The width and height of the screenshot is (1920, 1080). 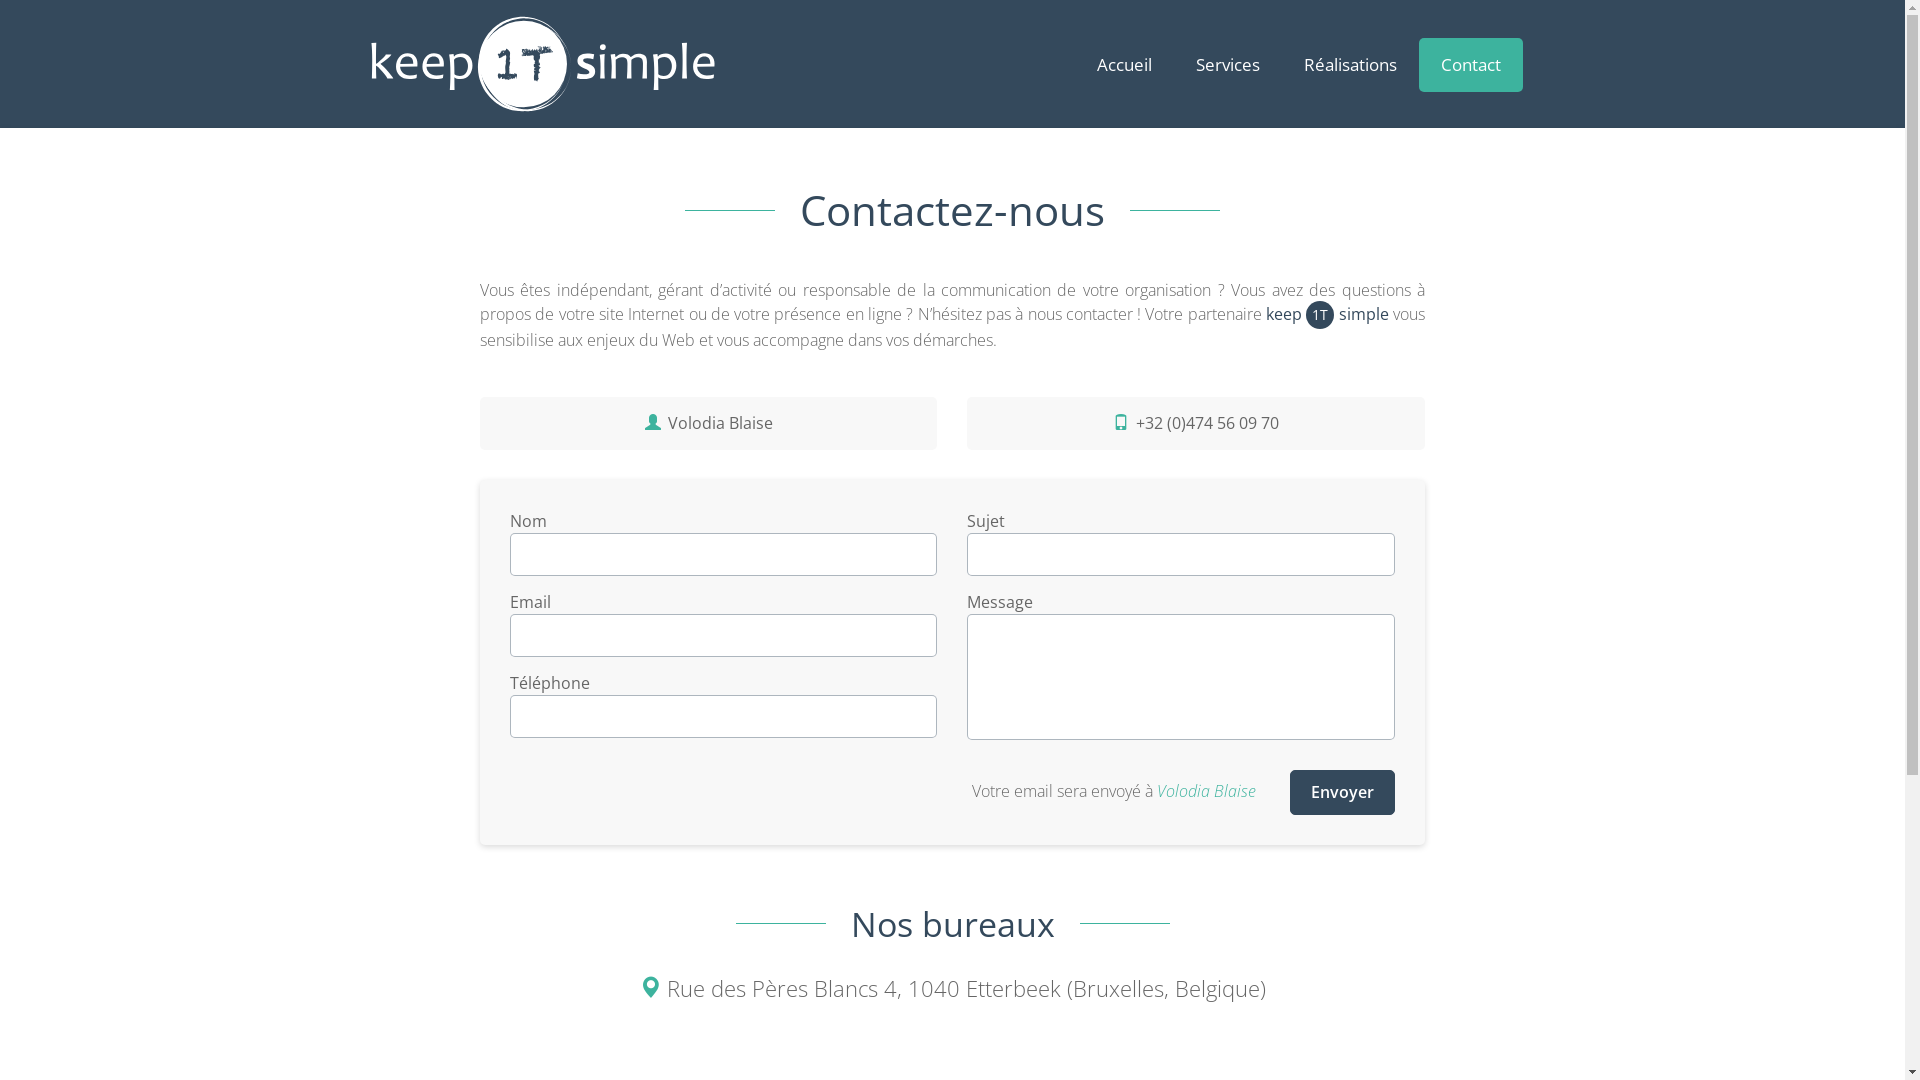 What do you see at coordinates (1469, 64) in the screenshot?
I see `'Contact'` at bounding box center [1469, 64].